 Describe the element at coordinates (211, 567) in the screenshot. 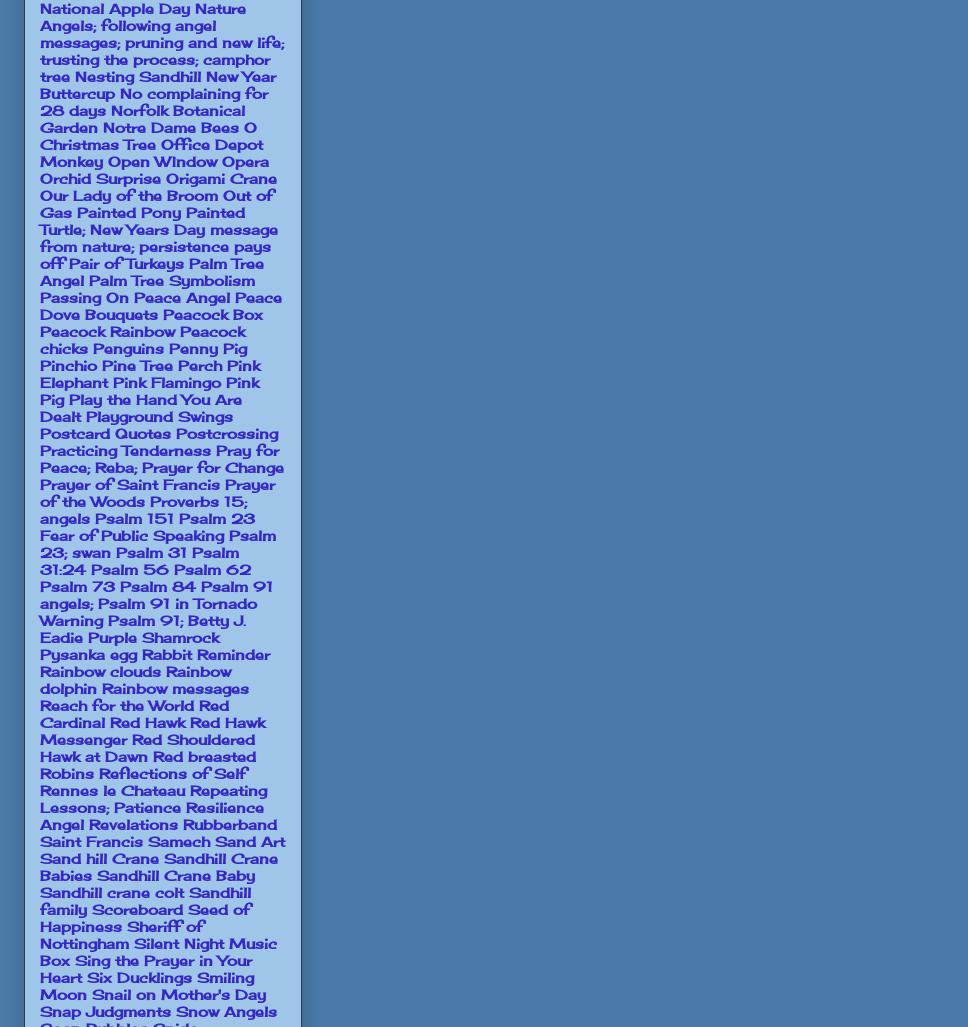

I see `'Psalm 62'` at that location.